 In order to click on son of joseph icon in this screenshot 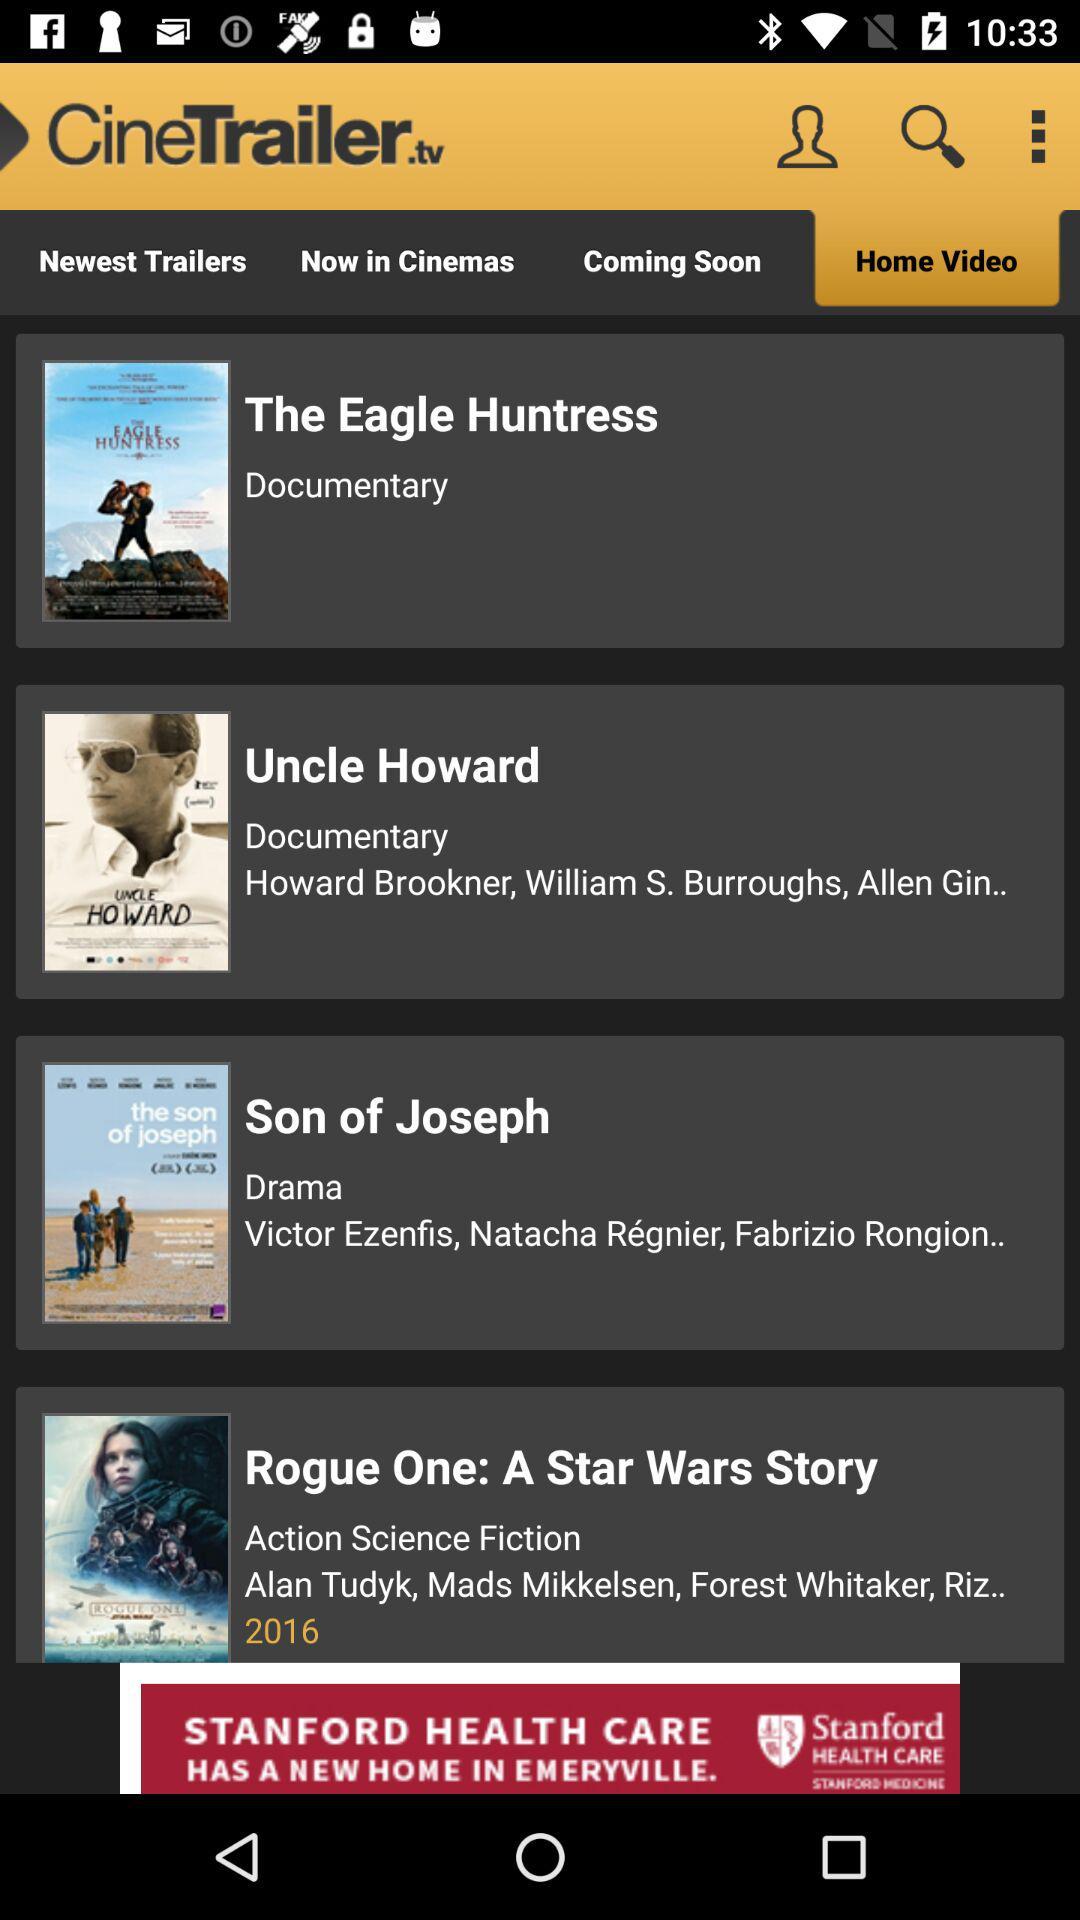, I will do `click(628, 1113)`.